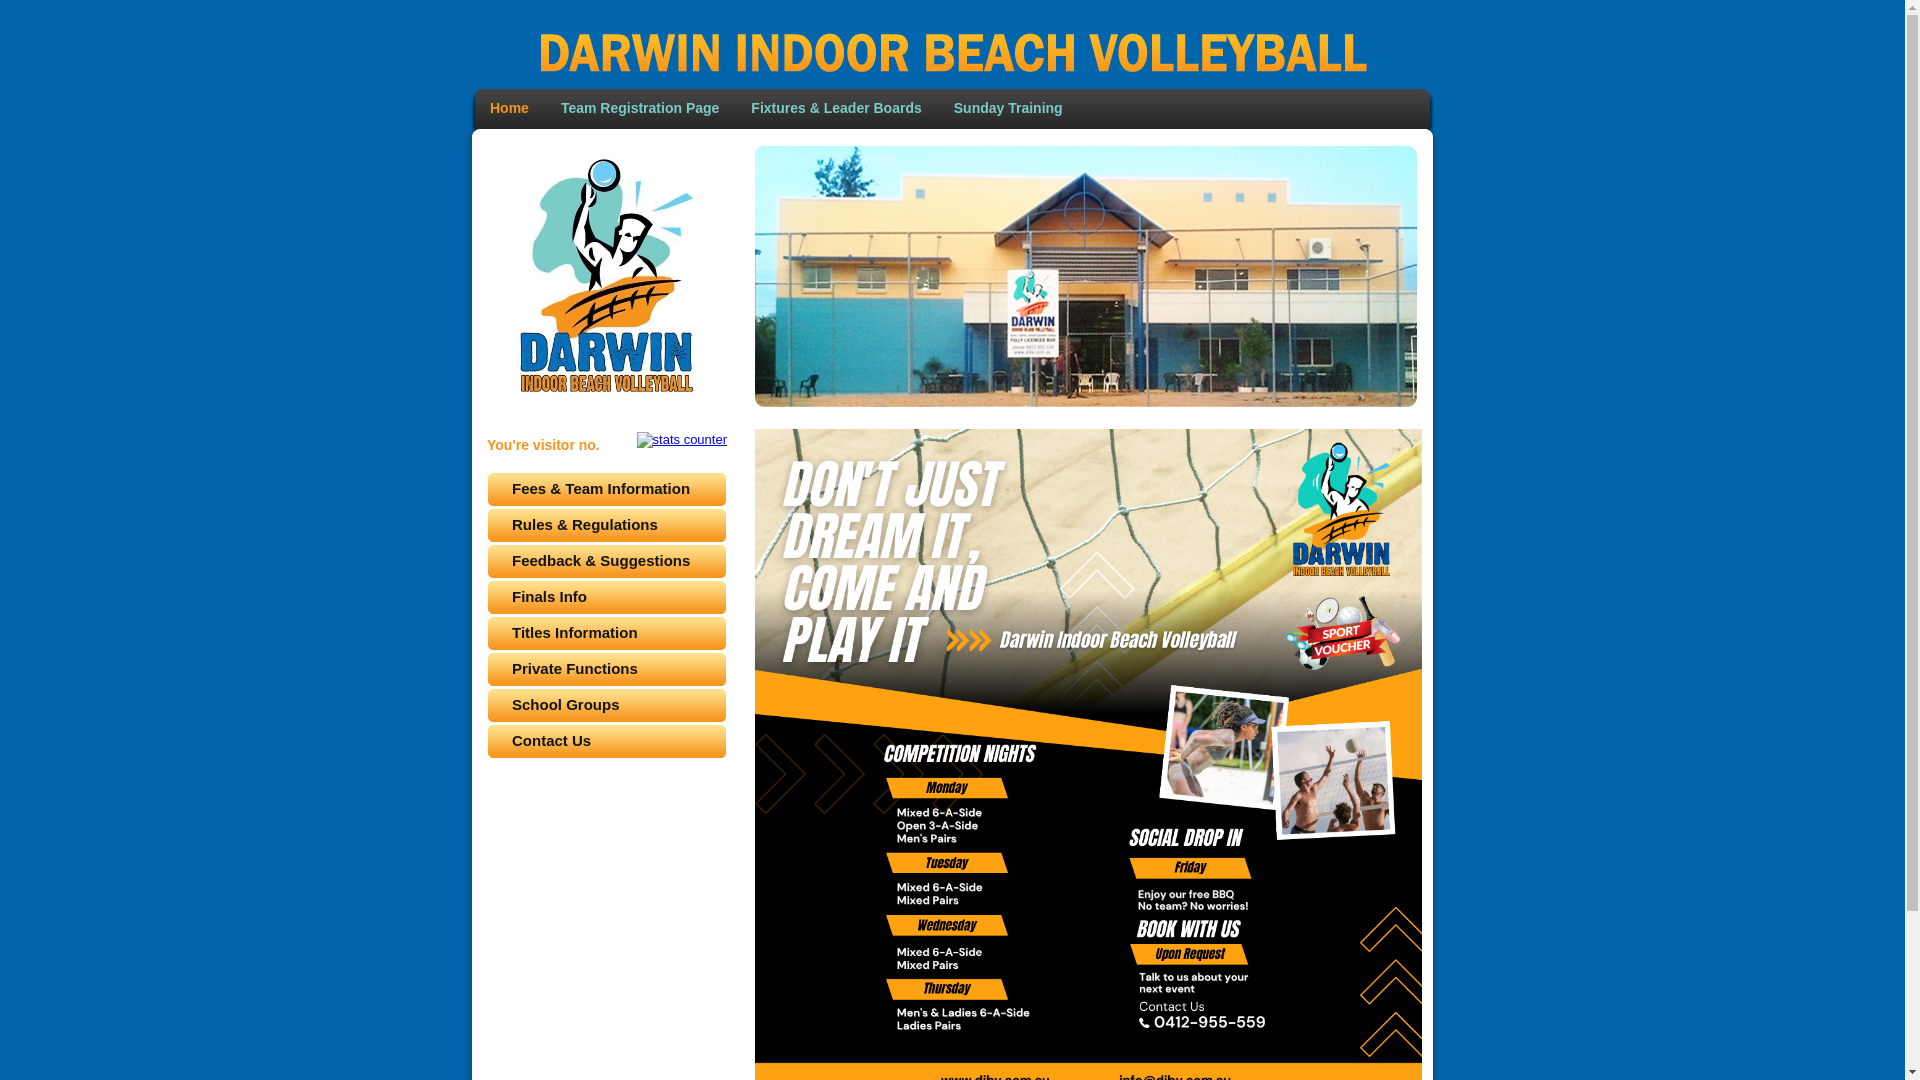 The image size is (1920, 1080). I want to click on 'Rules & Regulations', so click(486, 524).